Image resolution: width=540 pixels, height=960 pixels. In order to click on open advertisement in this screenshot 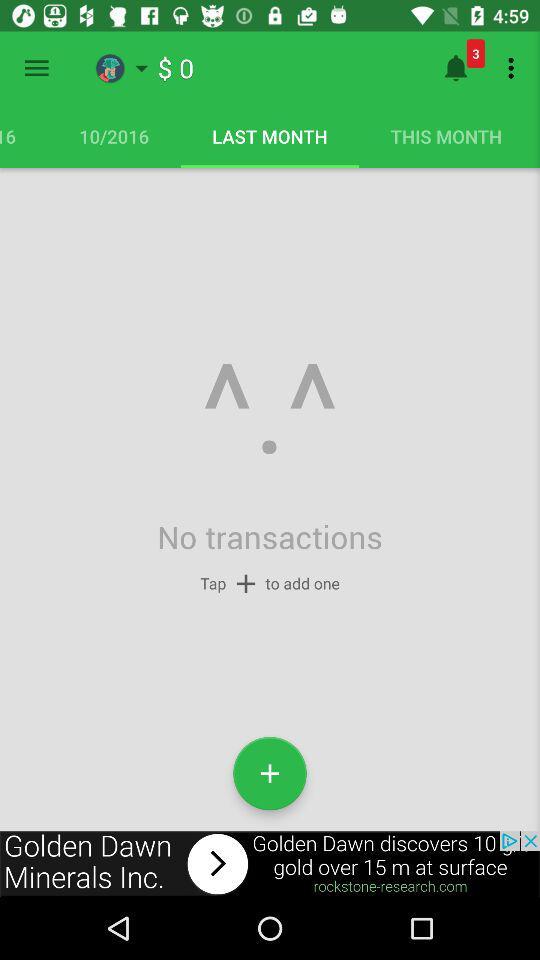, I will do `click(270, 863)`.